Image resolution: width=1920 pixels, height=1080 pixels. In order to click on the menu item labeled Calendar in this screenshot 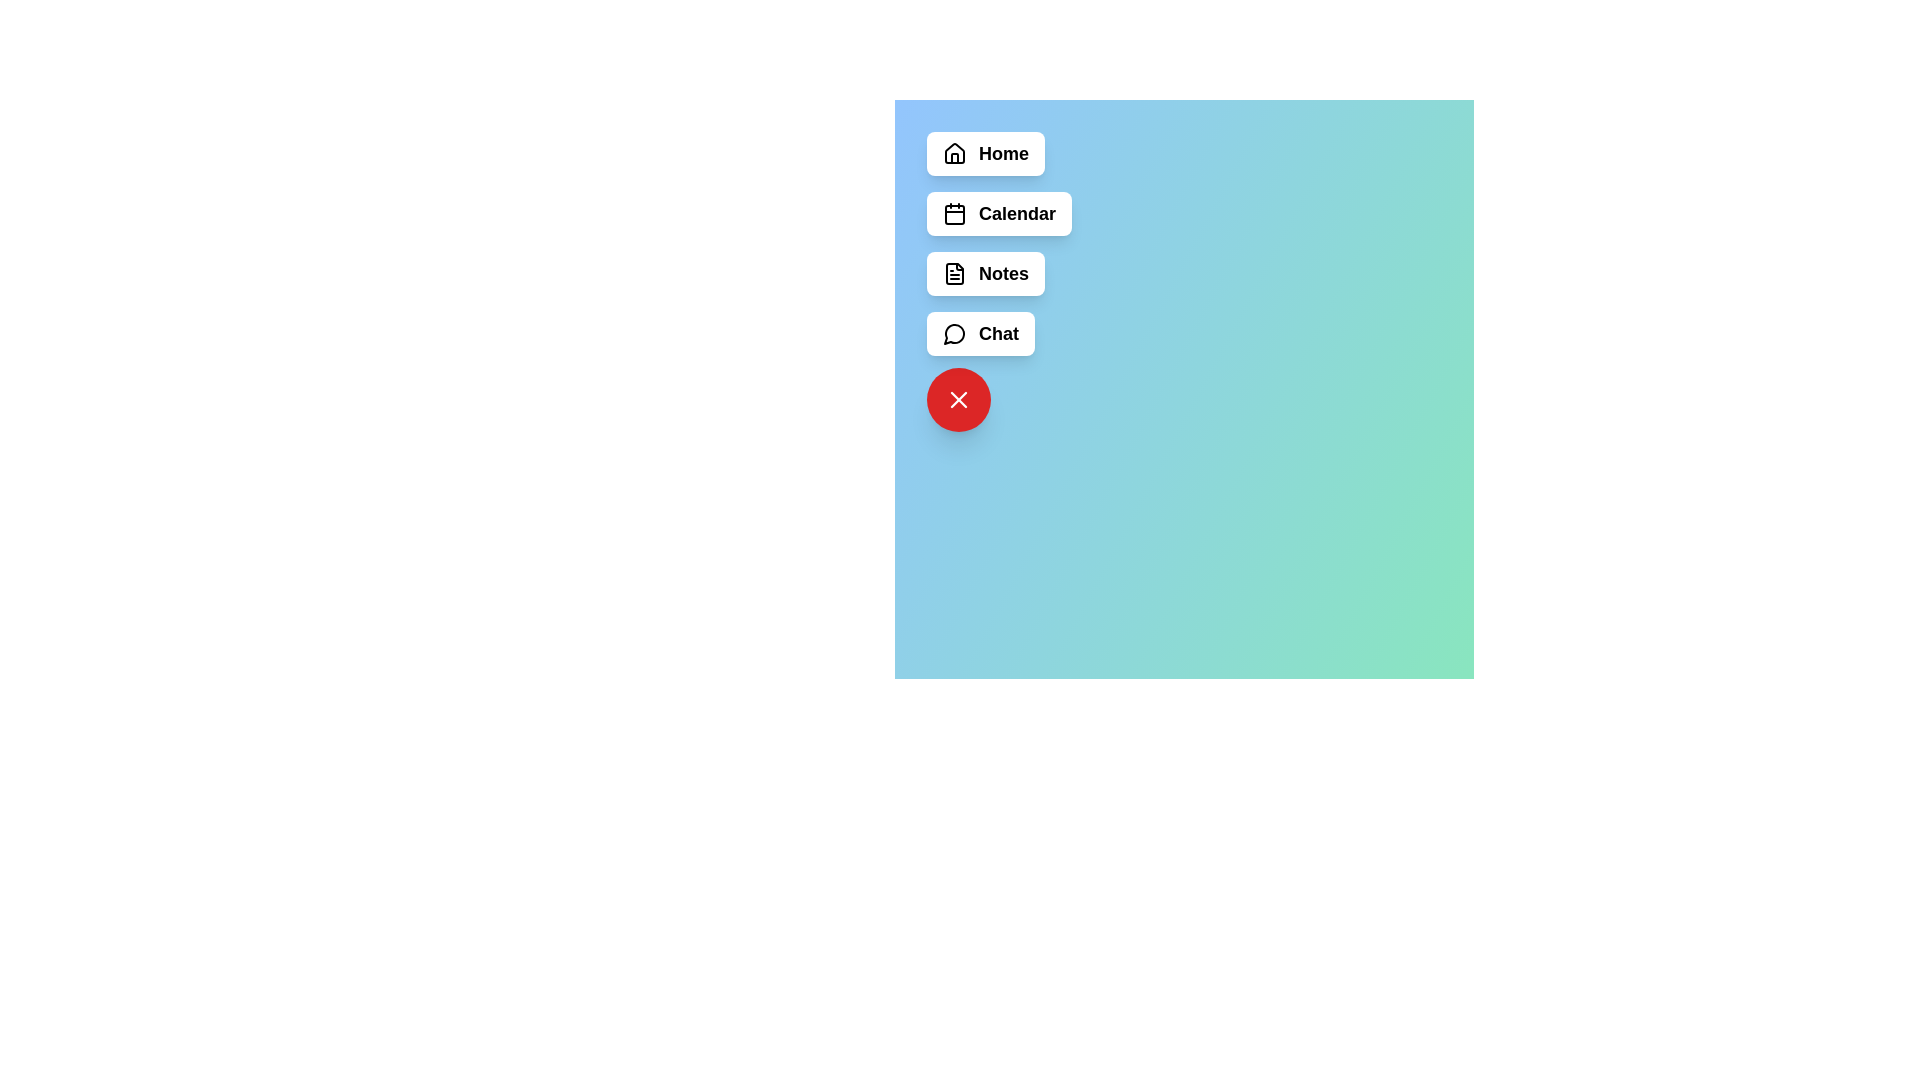, I will do `click(998, 213)`.